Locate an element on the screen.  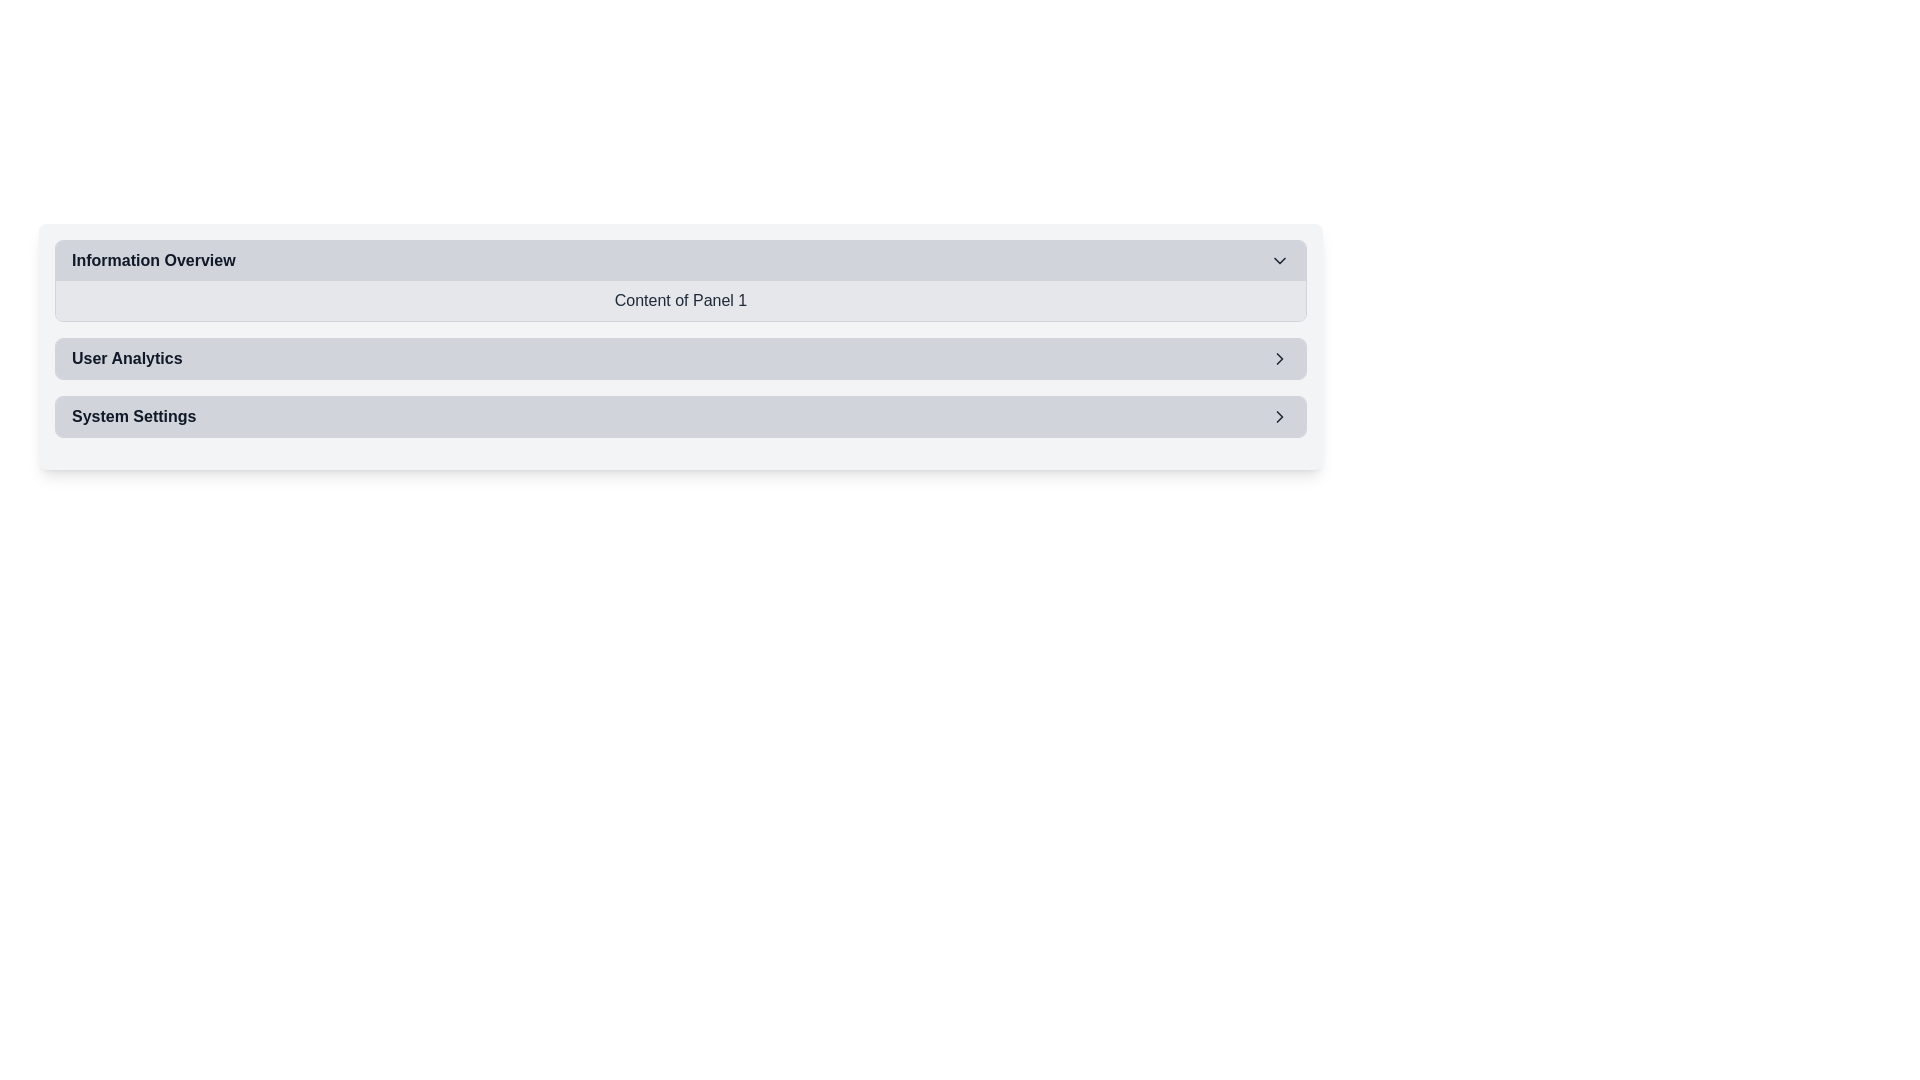
the 'Information Overview' toggle button to change its background style is located at coordinates (681, 260).